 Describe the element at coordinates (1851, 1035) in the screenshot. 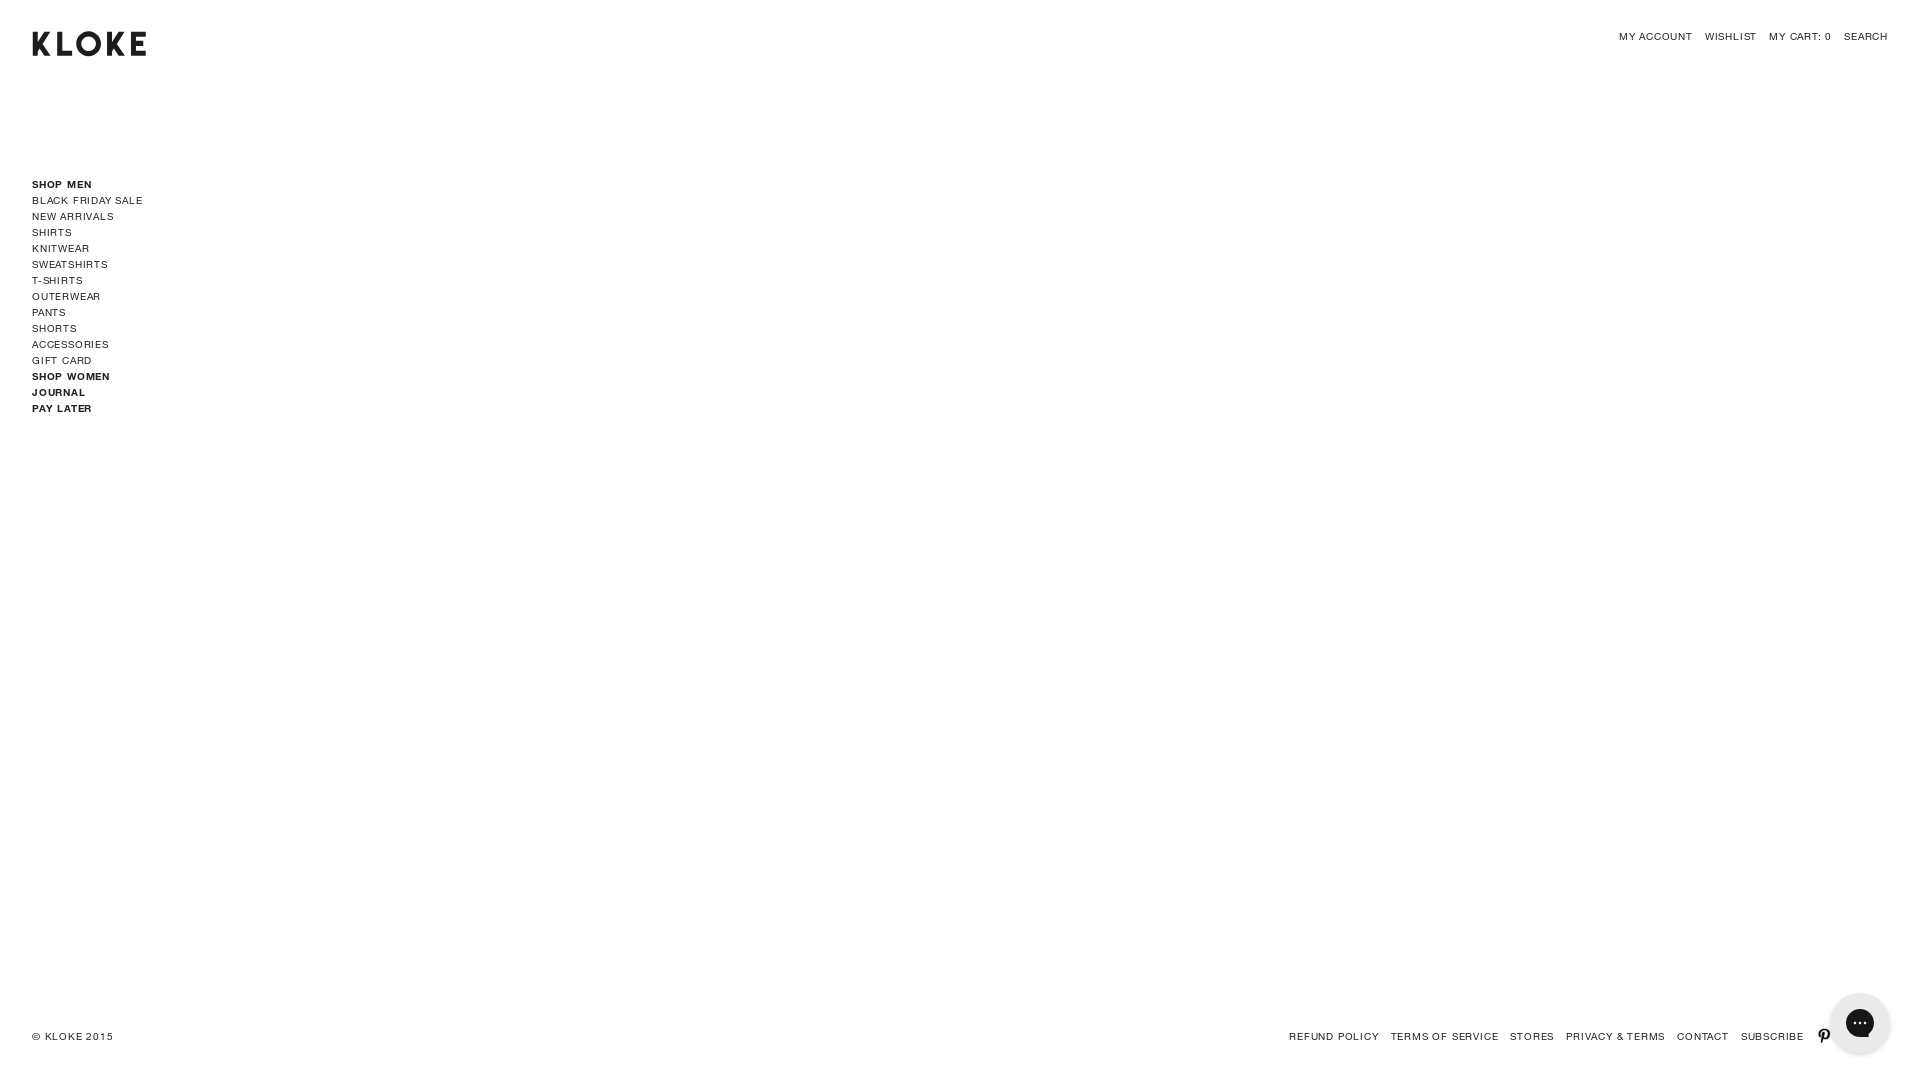

I see `'INSTAGRAM'` at that location.